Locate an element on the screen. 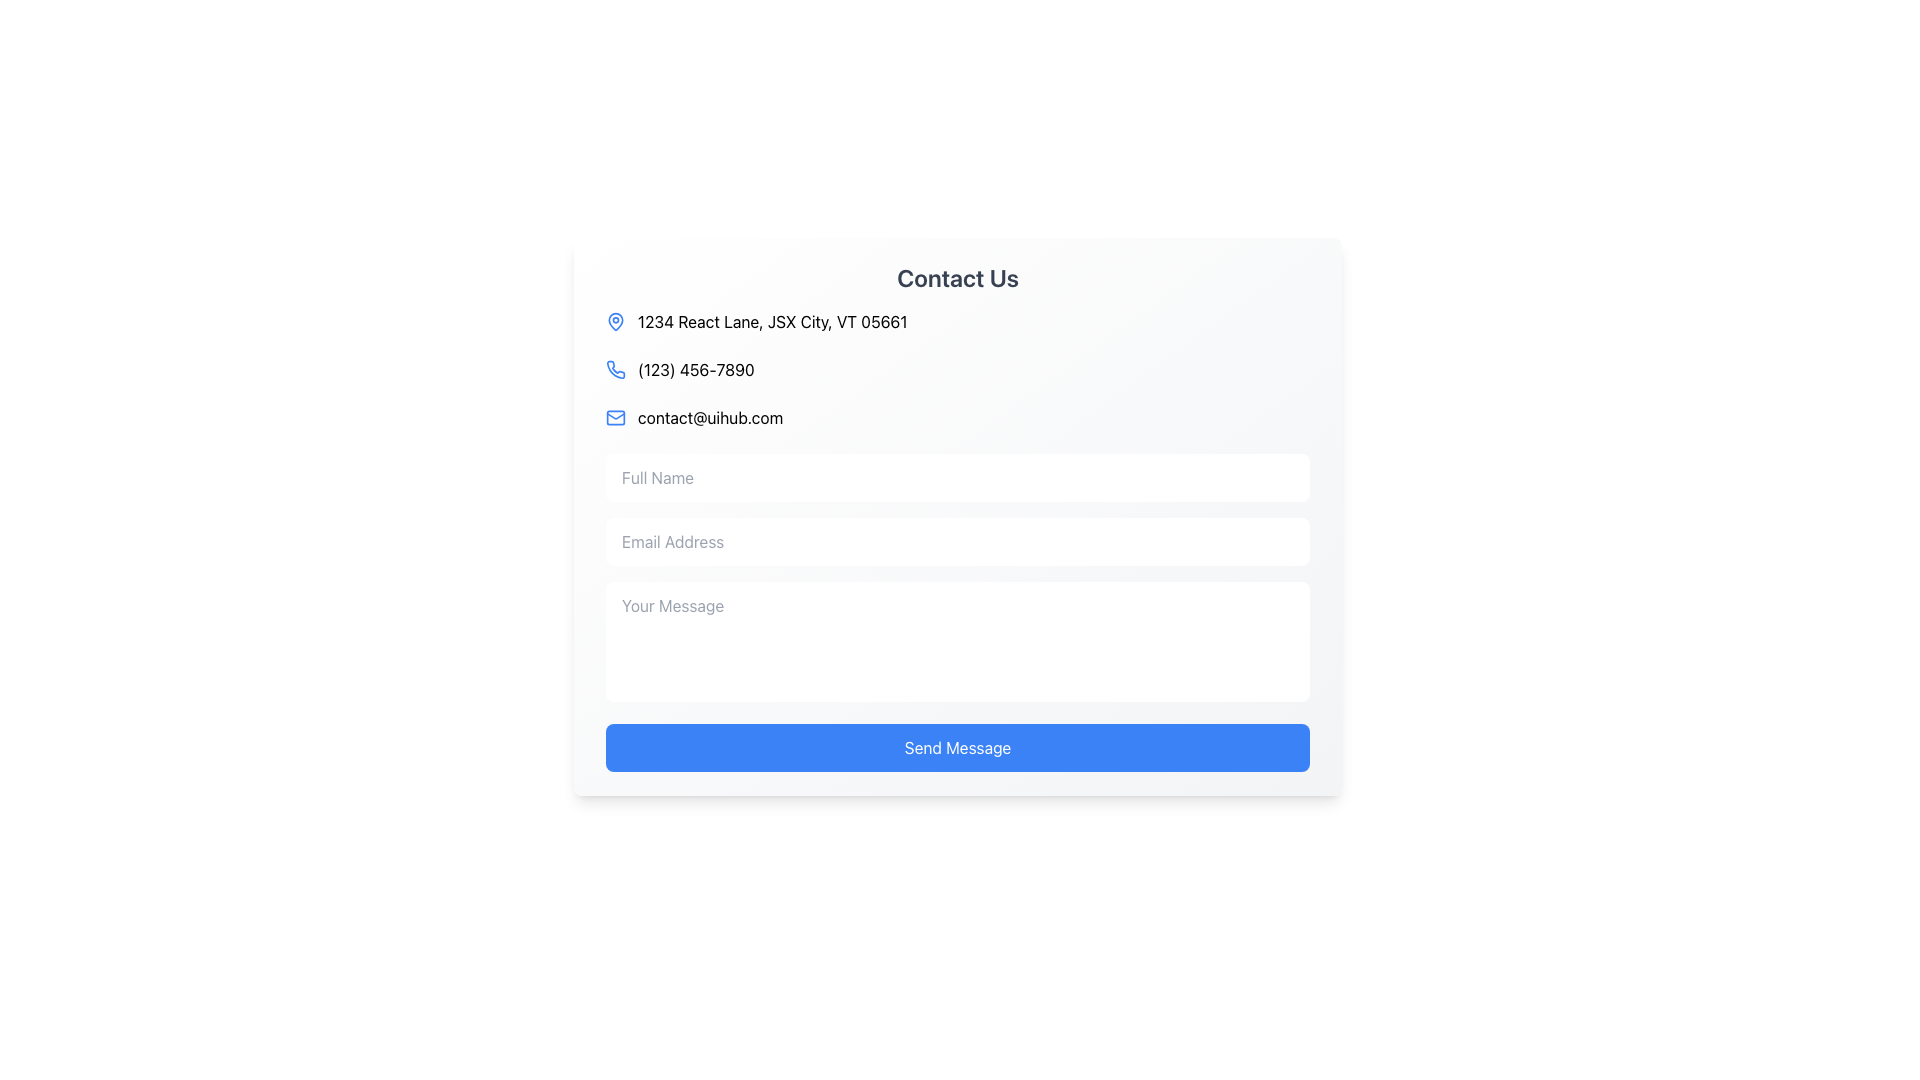 Image resolution: width=1920 pixels, height=1080 pixels. the phone number icon, which serves as a visual indicator for the contact method associated with the text '(123) 456-7890' is located at coordinates (614, 370).